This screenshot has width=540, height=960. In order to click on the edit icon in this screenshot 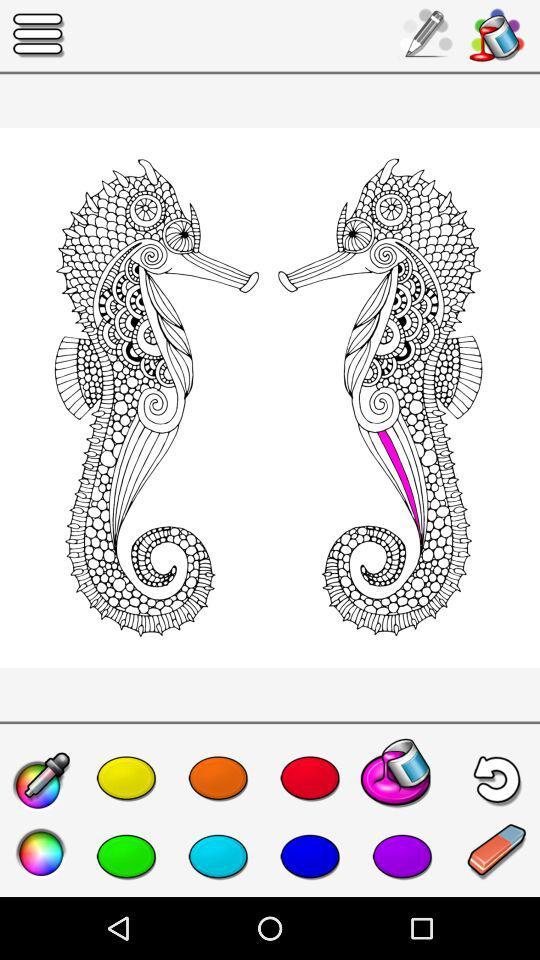, I will do `click(41, 782)`.